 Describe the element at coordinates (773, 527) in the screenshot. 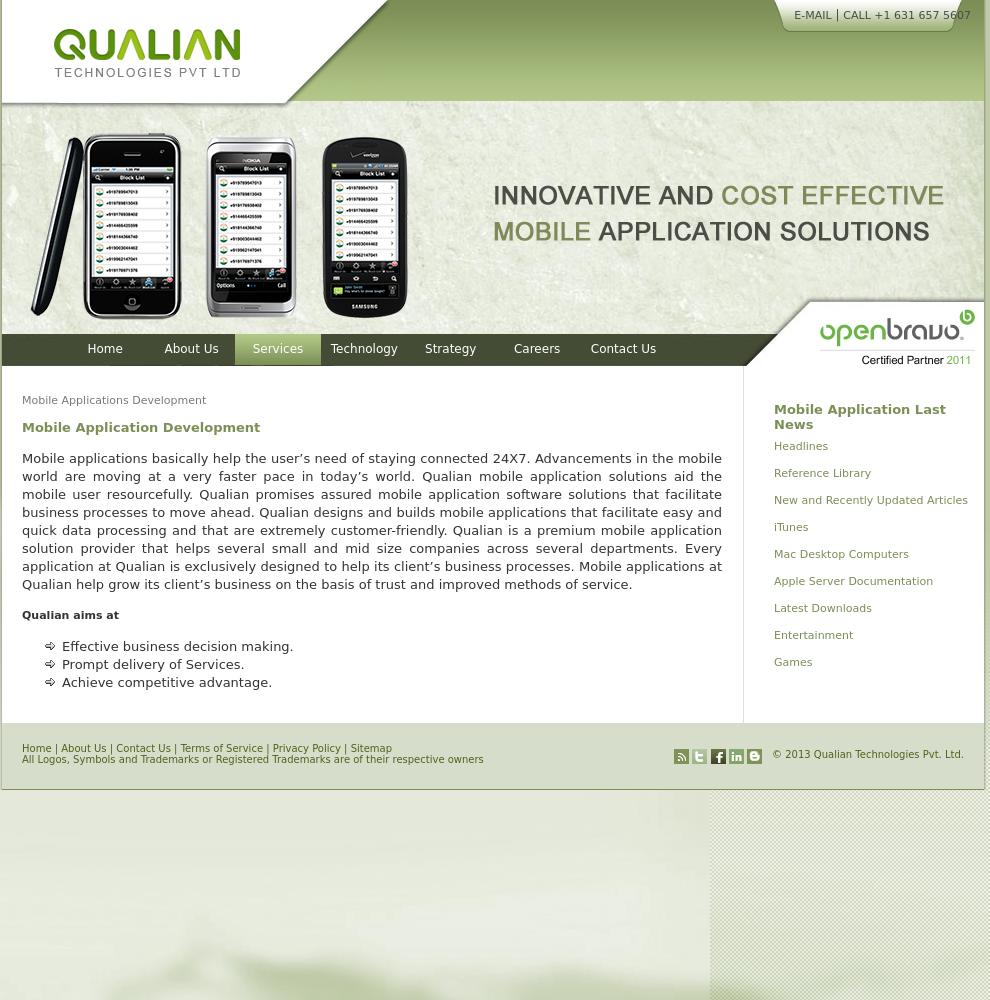

I see `'iTunes'` at that location.